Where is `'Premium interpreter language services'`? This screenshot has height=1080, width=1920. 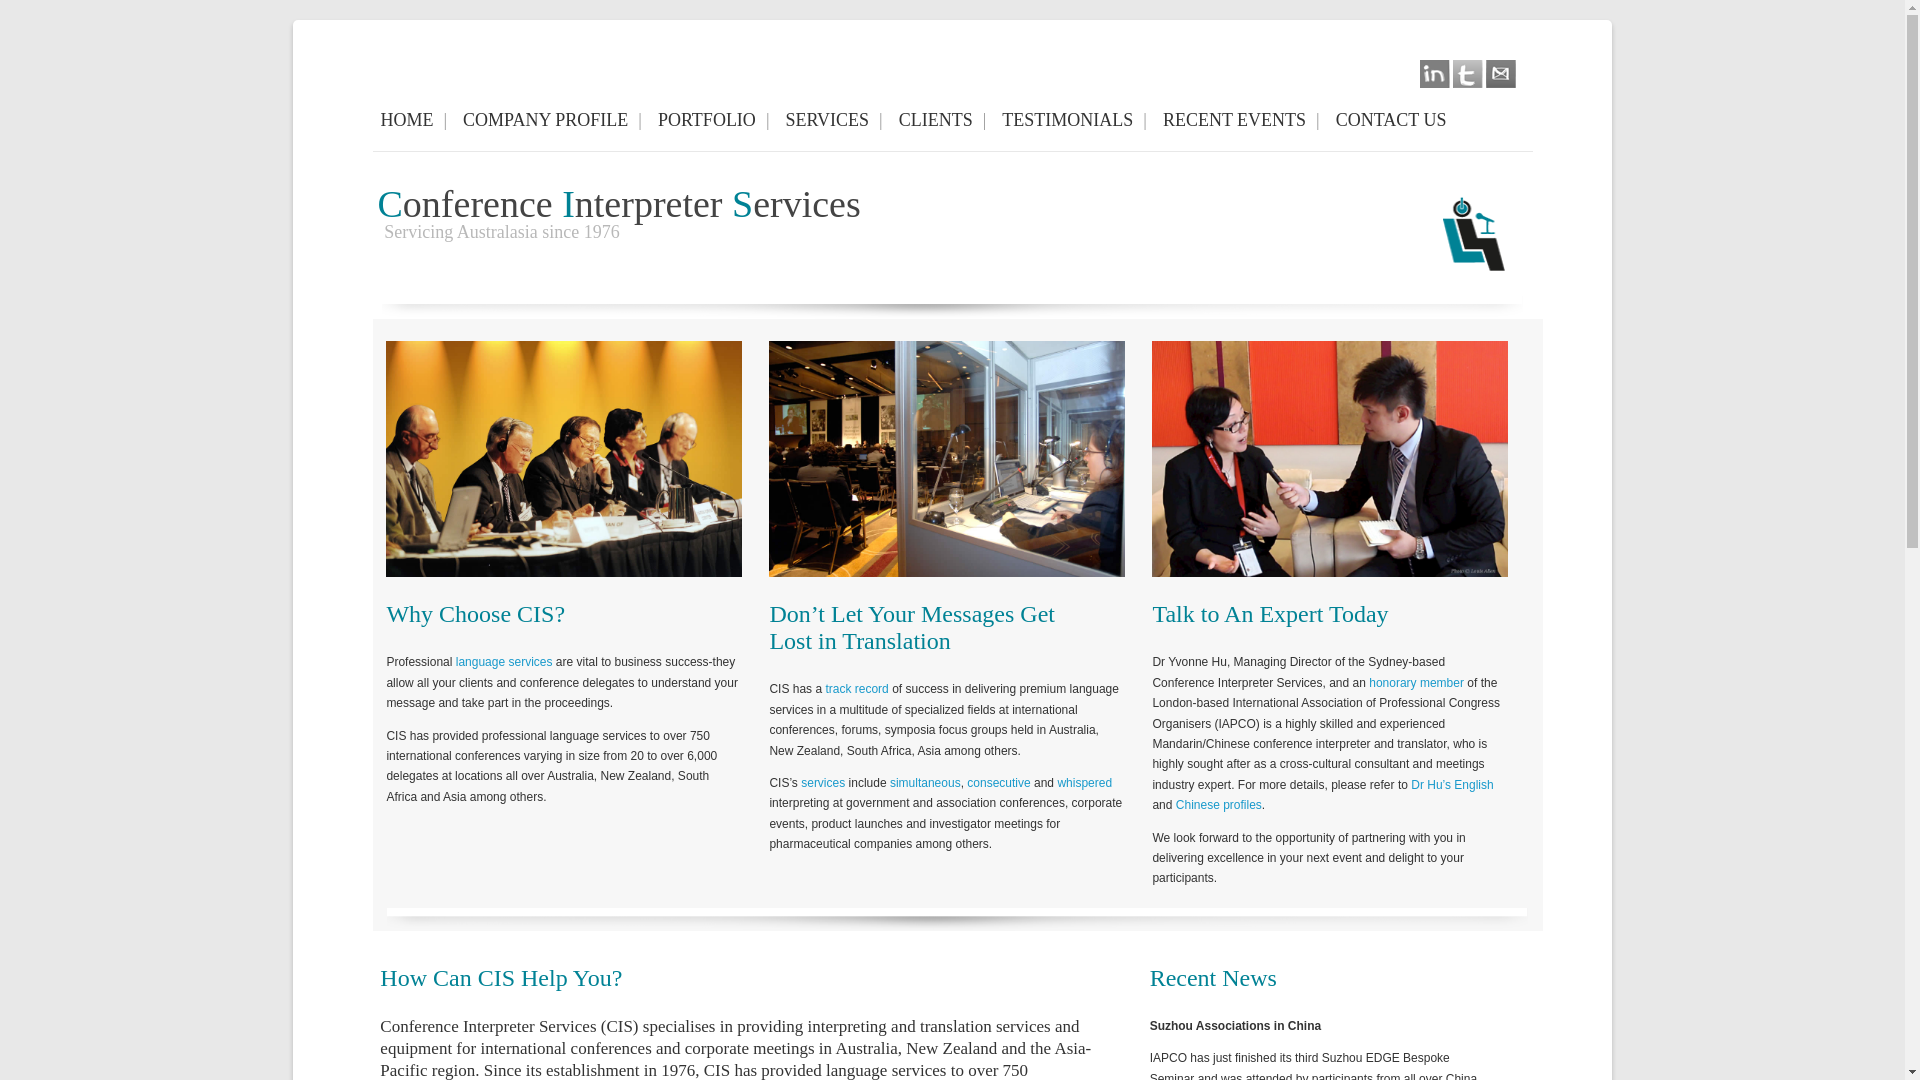
'Premium interpreter language services' is located at coordinates (767, 459).